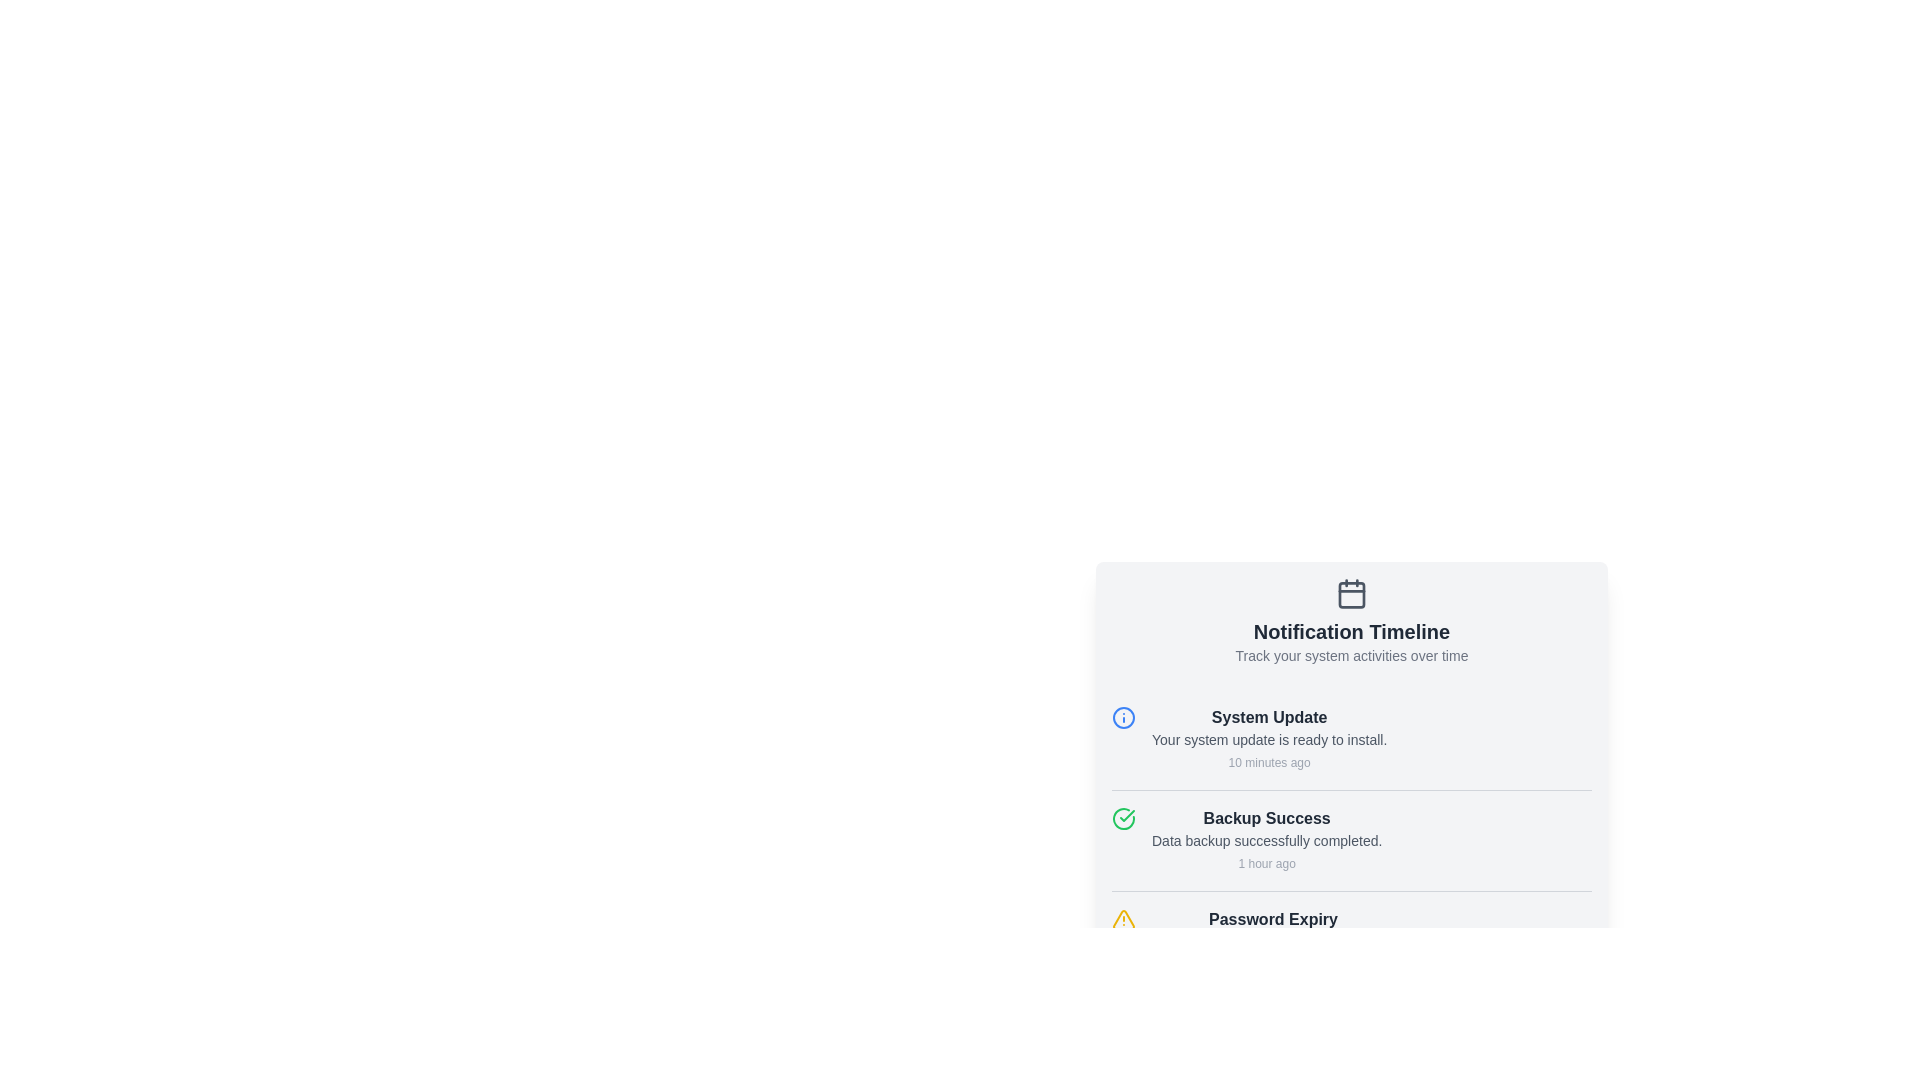 Image resolution: width=1920 pixels, height=1080 pixels. What do you see at coordinates (1123, 818) in the screenshot?
I see `the 'Backup Success' icon, which indicates the successful completion of the backup action, located to the left of the title text` at bounding box center [1123, 818].